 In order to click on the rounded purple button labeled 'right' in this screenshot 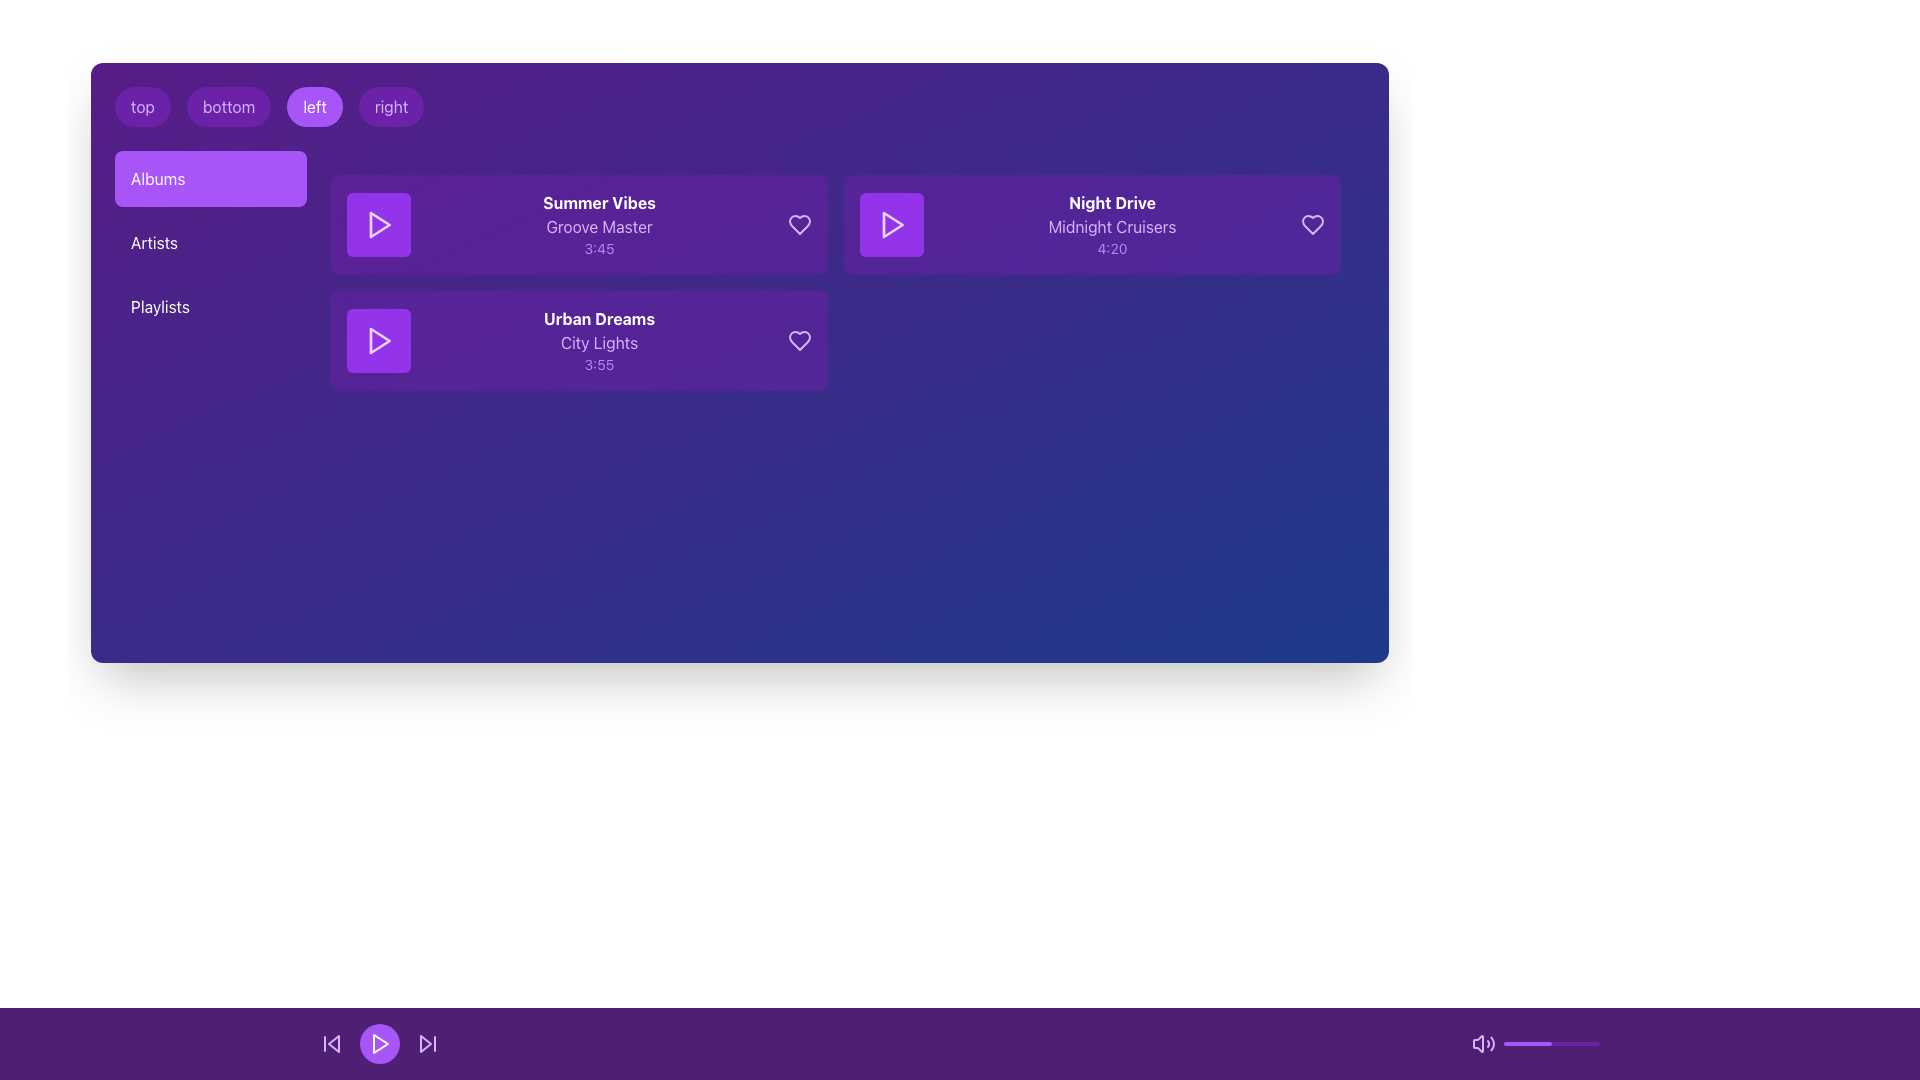, I will do `click(391, 107)`.